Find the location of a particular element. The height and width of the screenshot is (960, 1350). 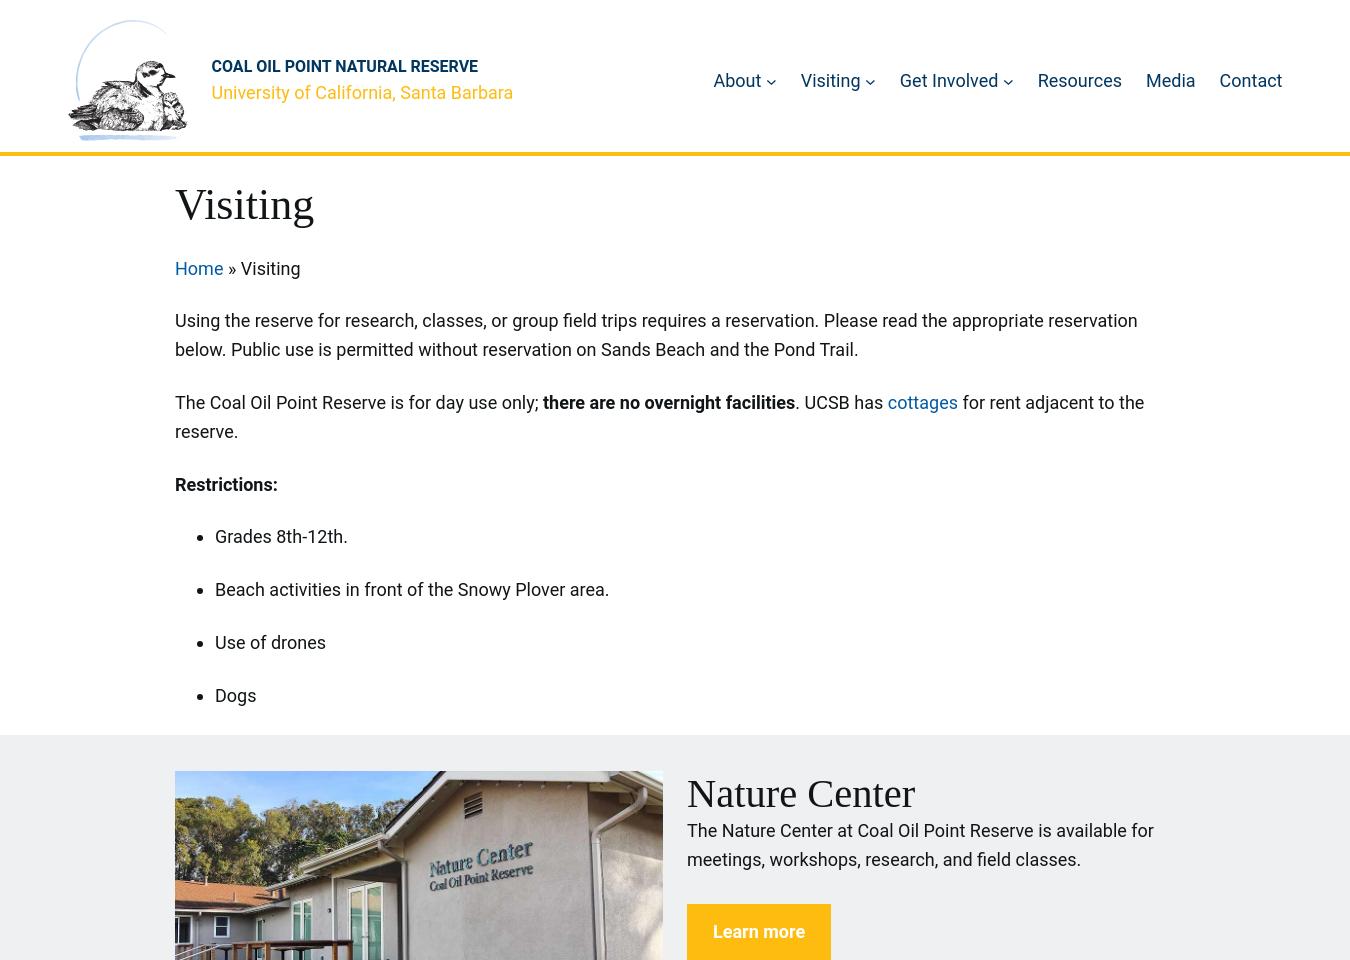

'Use of drones' is located at coordinates (215, 640).